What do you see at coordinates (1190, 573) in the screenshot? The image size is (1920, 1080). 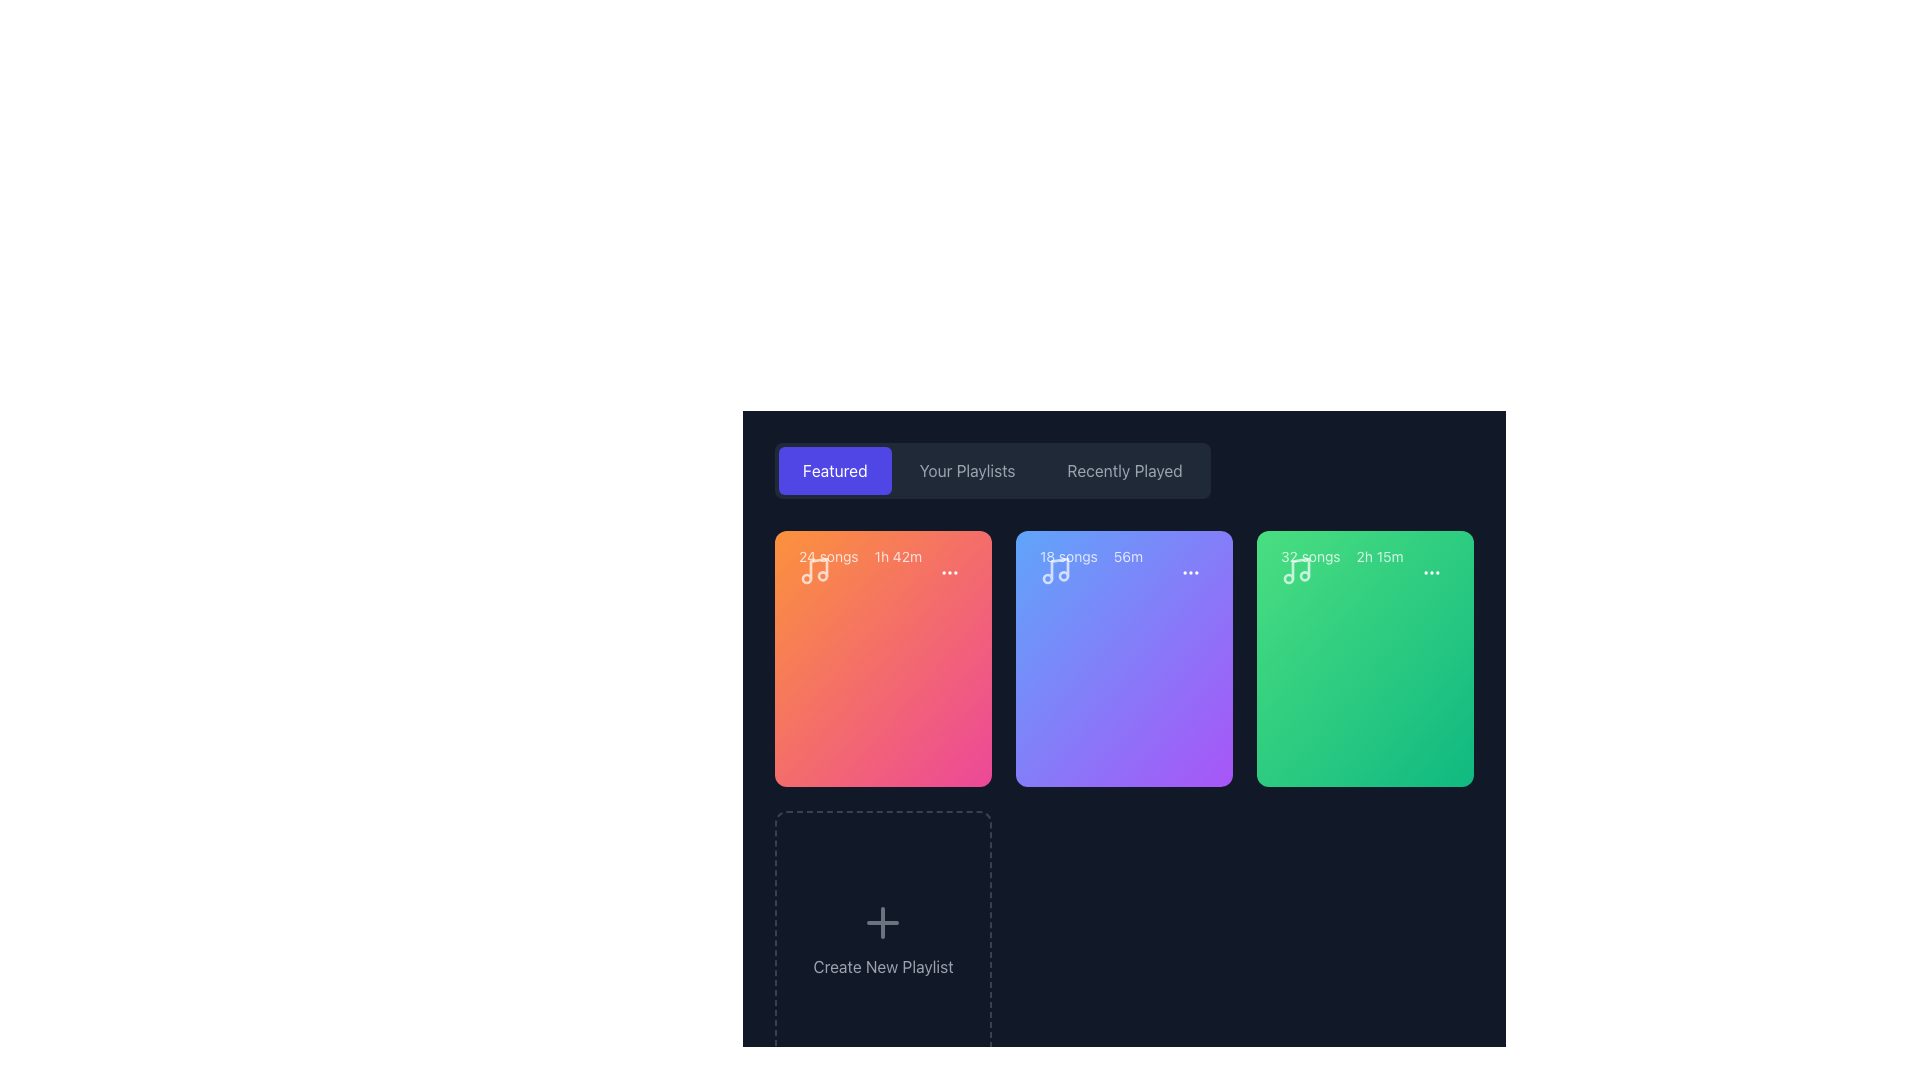 I see `the button with an ellipsis icon in the upper-right corner of the blue card` at bounding box center [1190, 573].